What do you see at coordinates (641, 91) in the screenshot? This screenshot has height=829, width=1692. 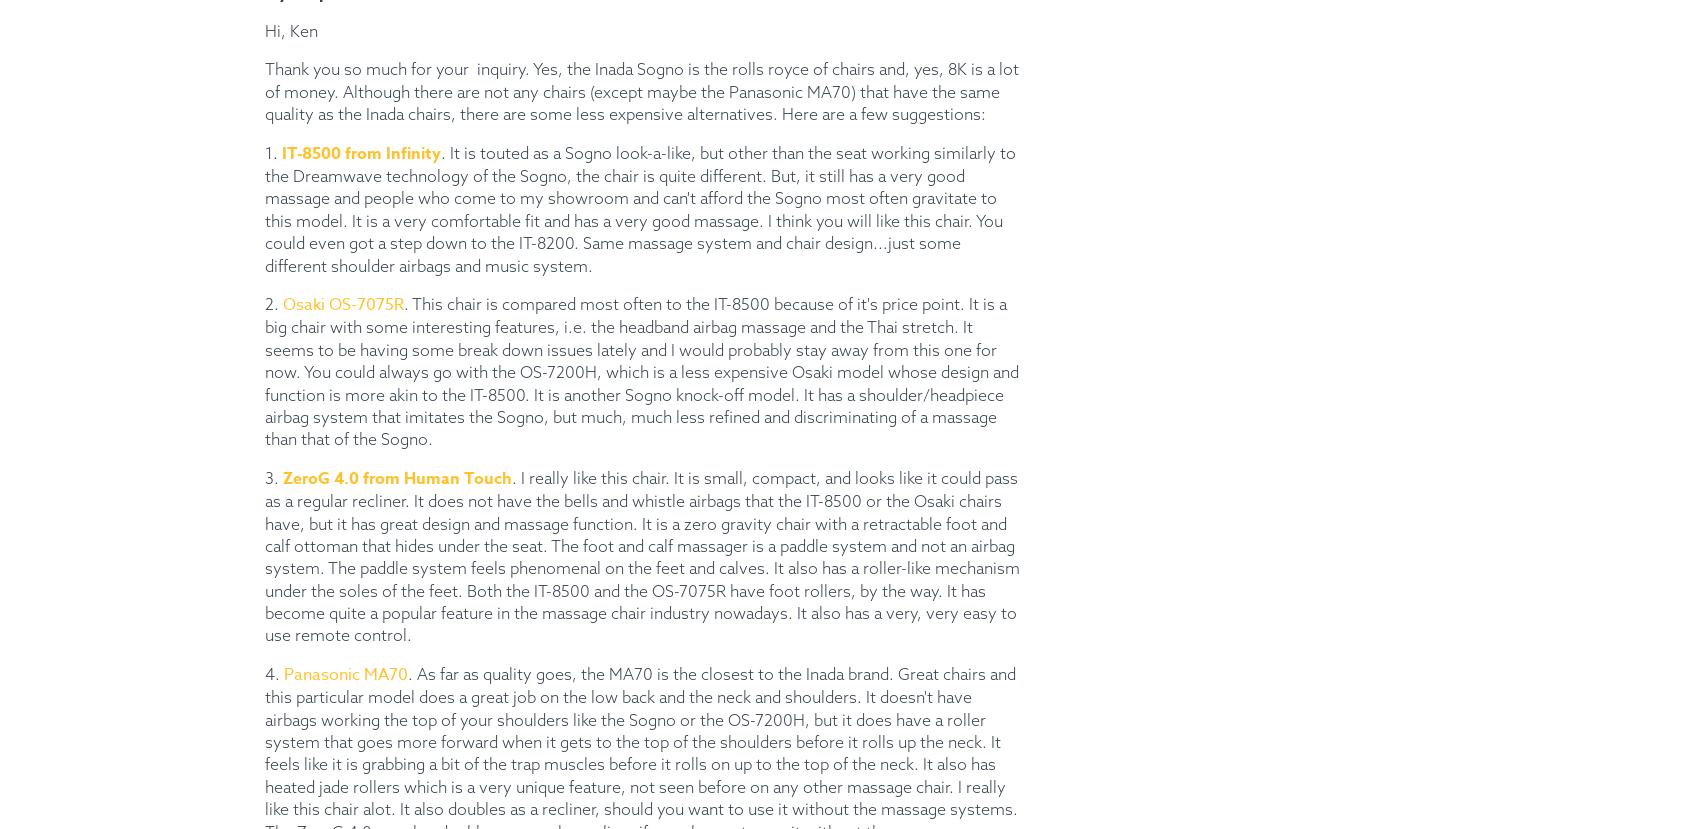 I see `'Thank you so much for your  inquiry. Yes, the Inada Sogno is the rolls royce of chairs and, yes, 8K is a lot of money. Although there are not any chairs (except maybe the Panasonic MA70) that have the same quality as the Inada chairs, there are some less expensive alternatives. Here are a few suggestions:'` at bounding box center [641, 91].